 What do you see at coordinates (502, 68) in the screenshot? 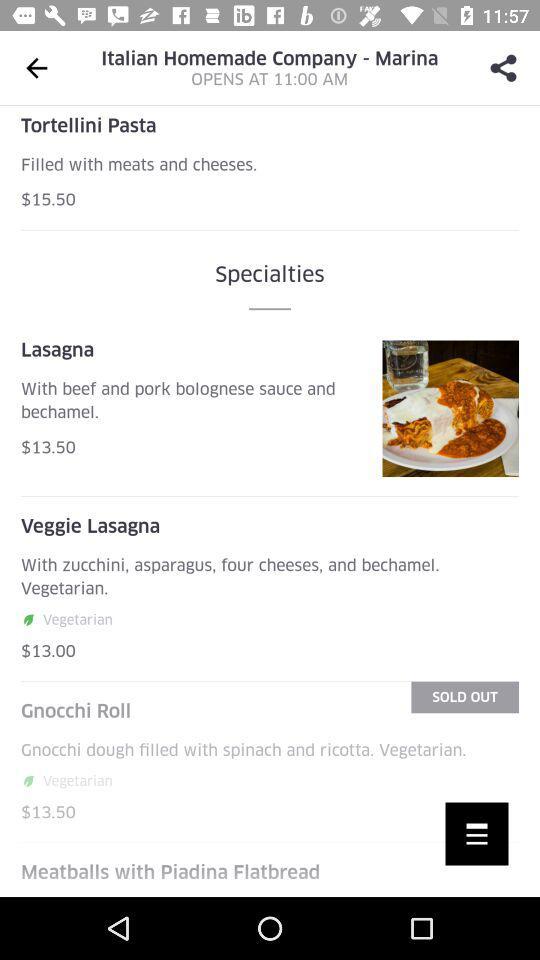
I see `the share icon` at bounding box center [502, 68].